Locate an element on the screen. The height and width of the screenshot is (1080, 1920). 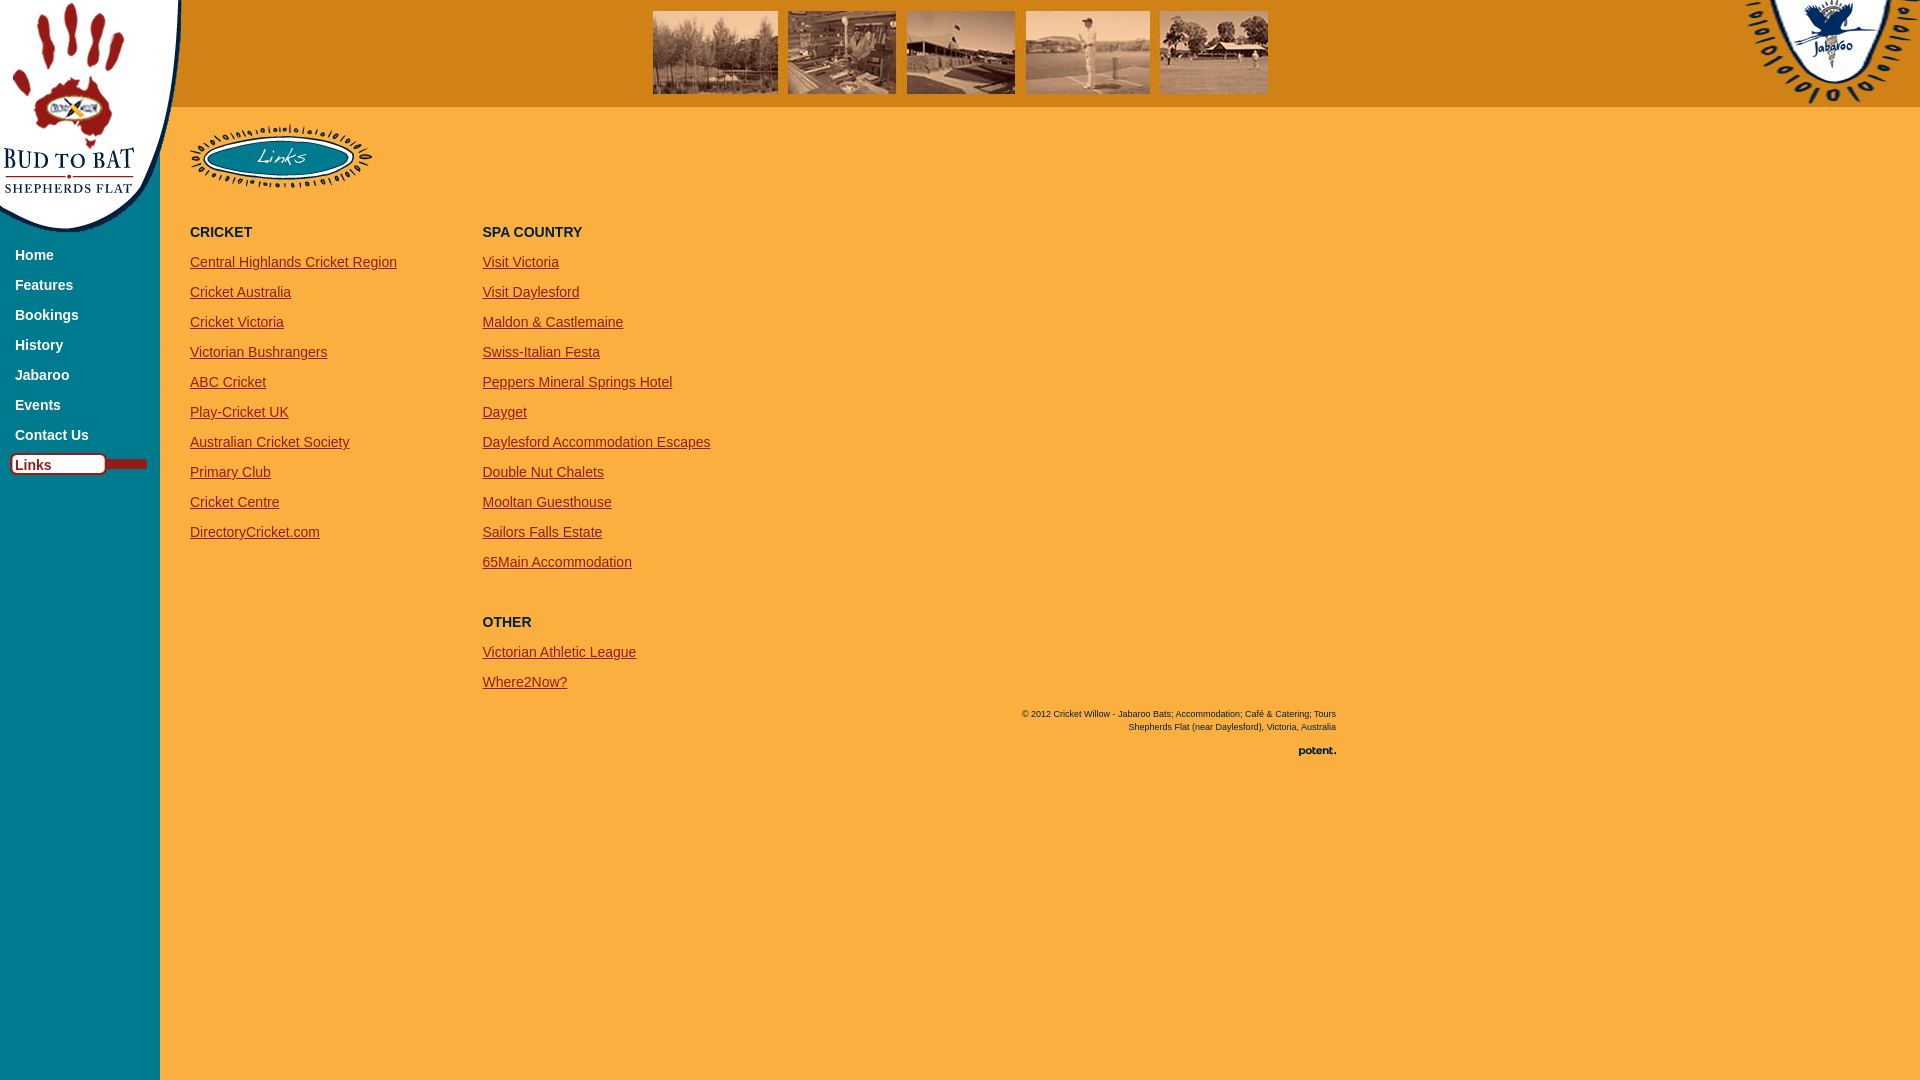
'Play-Cricket UK' is located at coordinates (239, 411).